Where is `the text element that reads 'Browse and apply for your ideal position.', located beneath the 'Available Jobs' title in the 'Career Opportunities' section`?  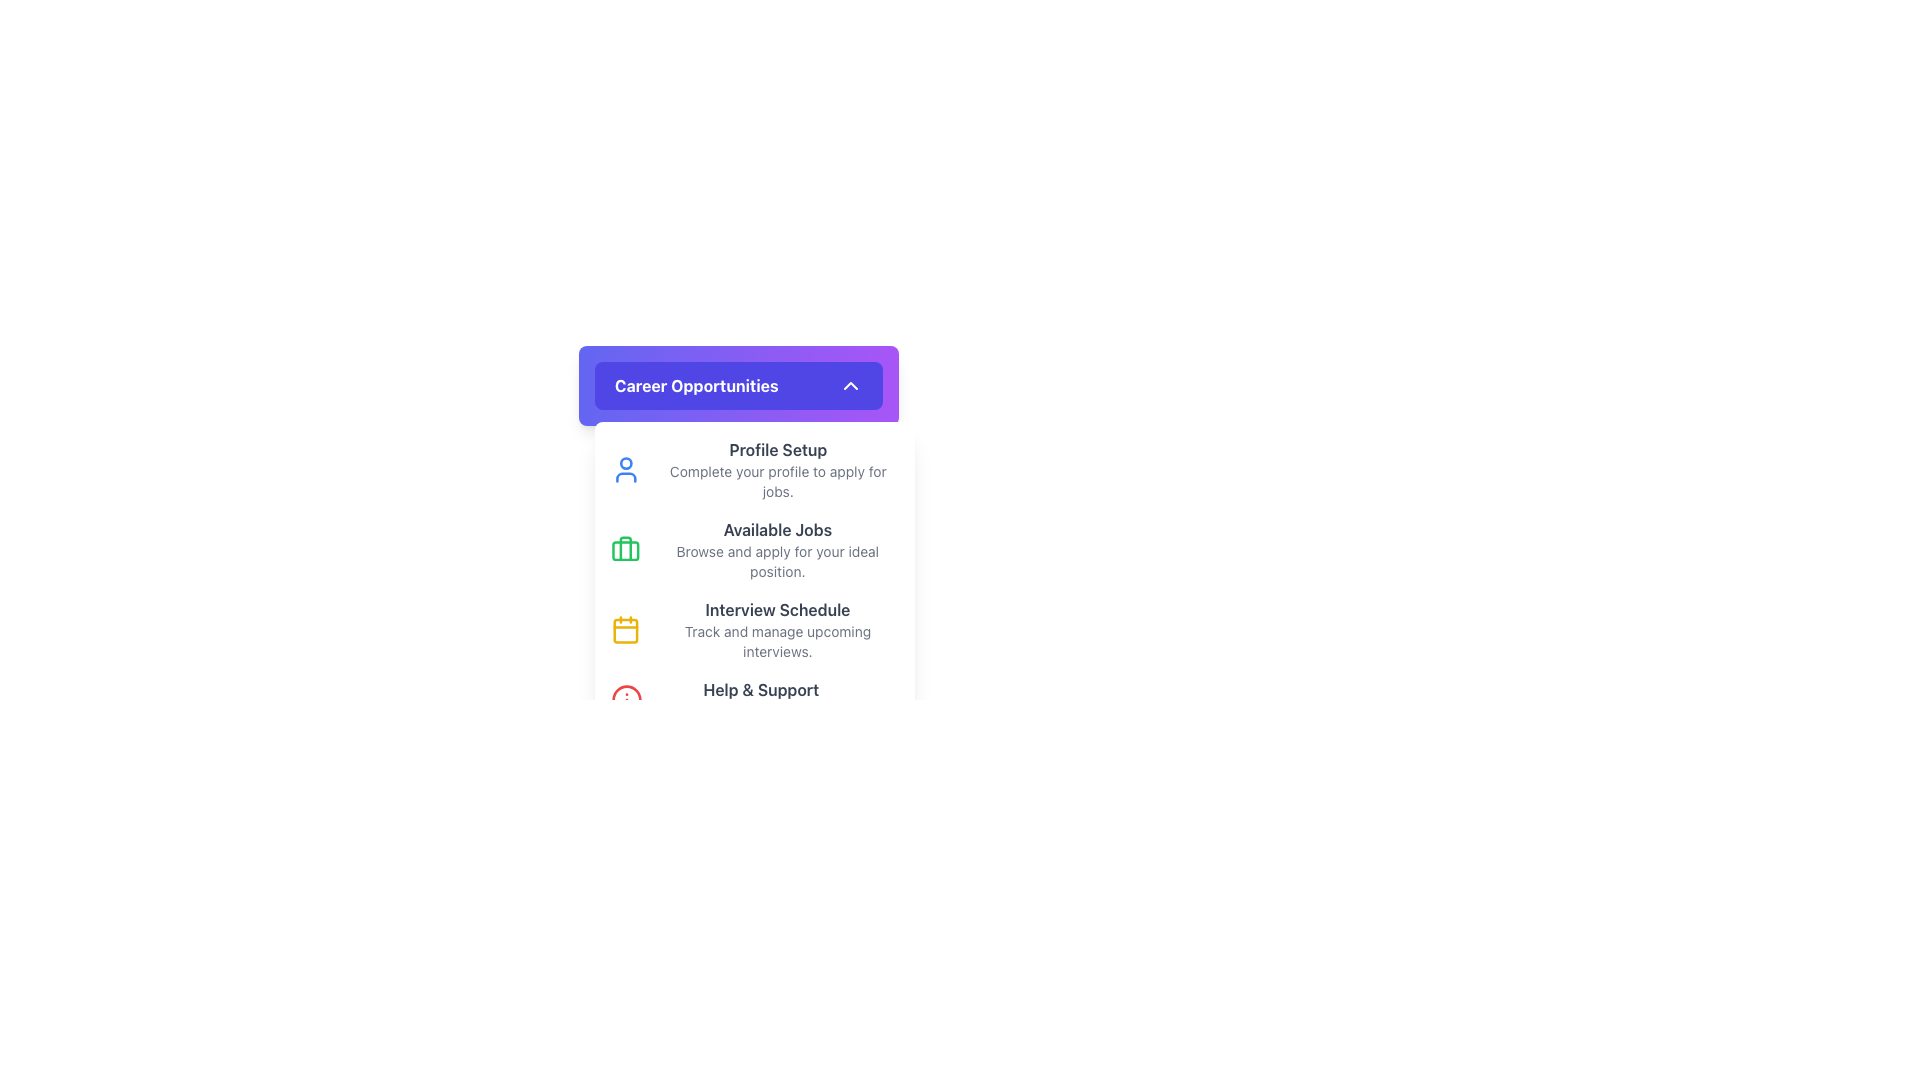
the text element that reads 'Browse and apply for your ideal position.', located beneath the 'Available Jobs' title in the 'Career Opportunities' section is located at coordinates (776, 562).